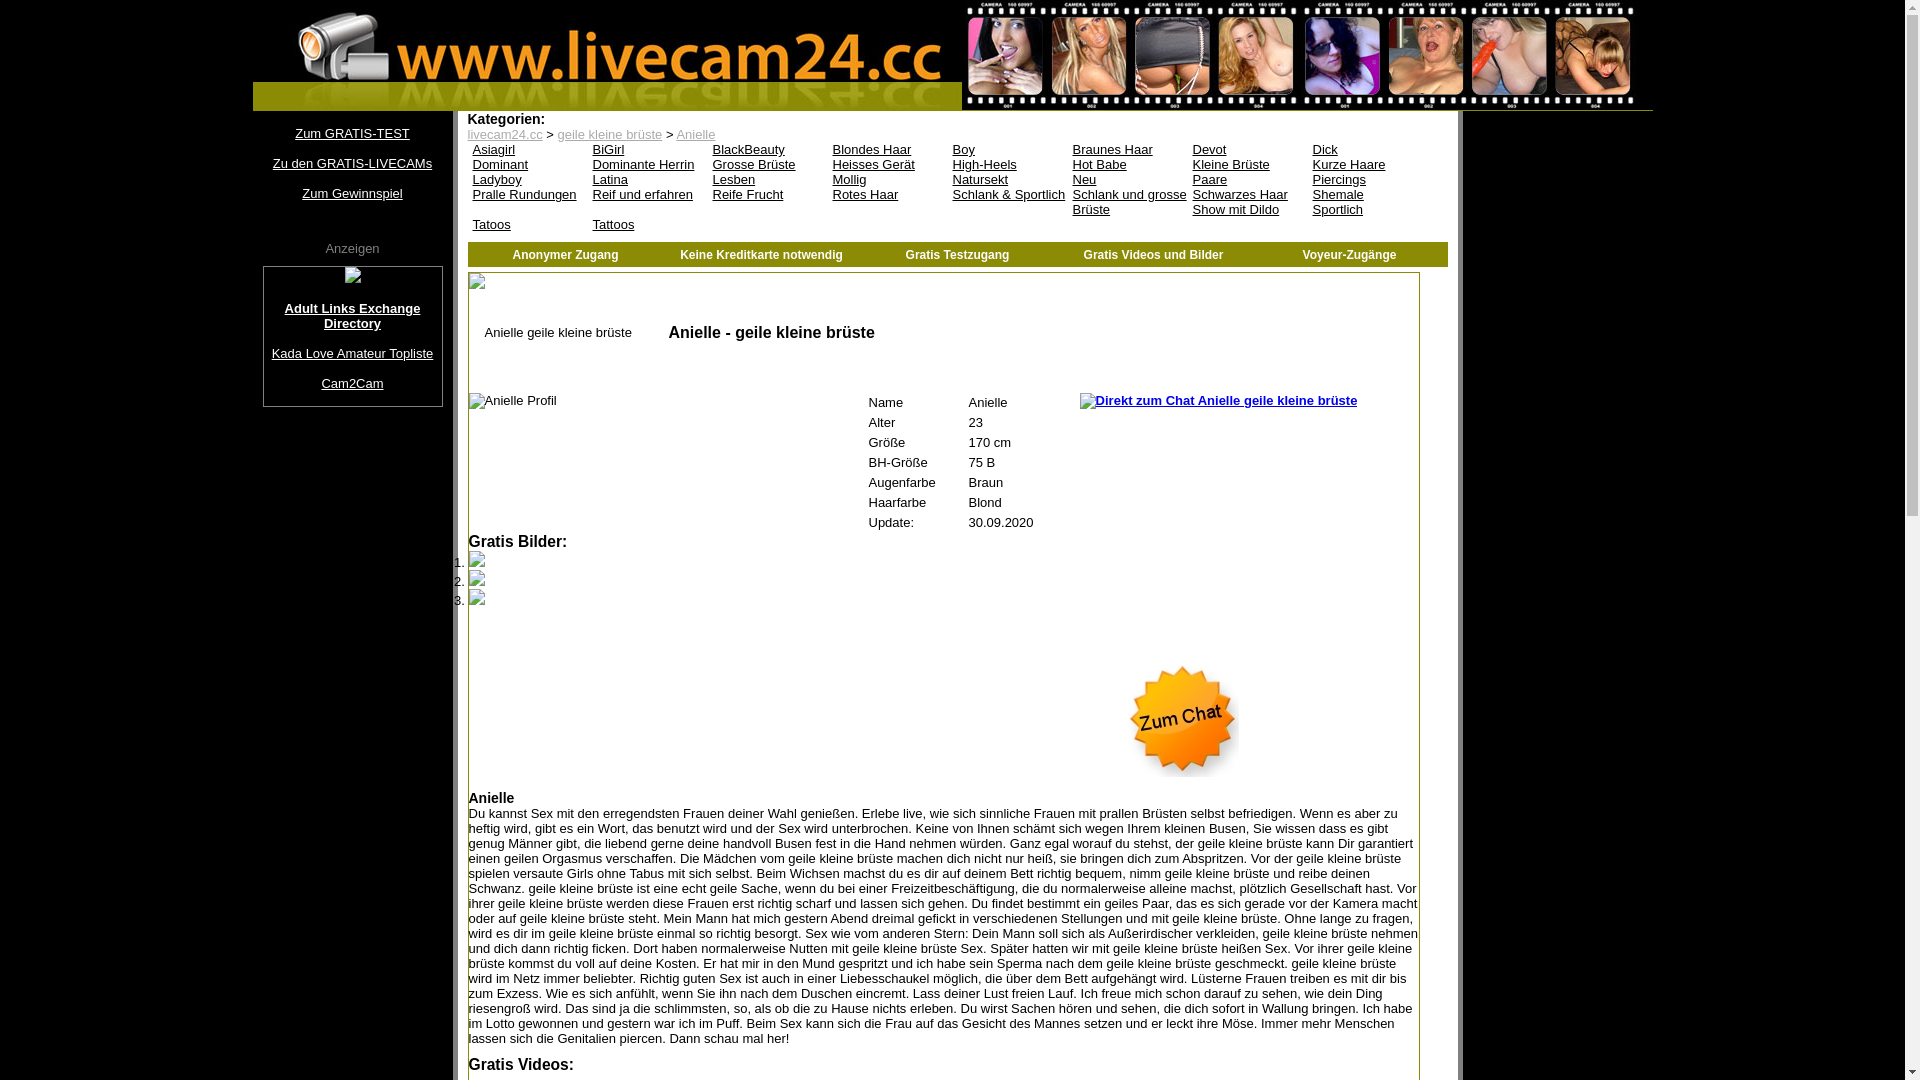 The width and height of the screenshot is (1920, 1080). Describe the element at coordinates (1128, 148) in the screenshot. I see `'Braunes Haar'` at that location.